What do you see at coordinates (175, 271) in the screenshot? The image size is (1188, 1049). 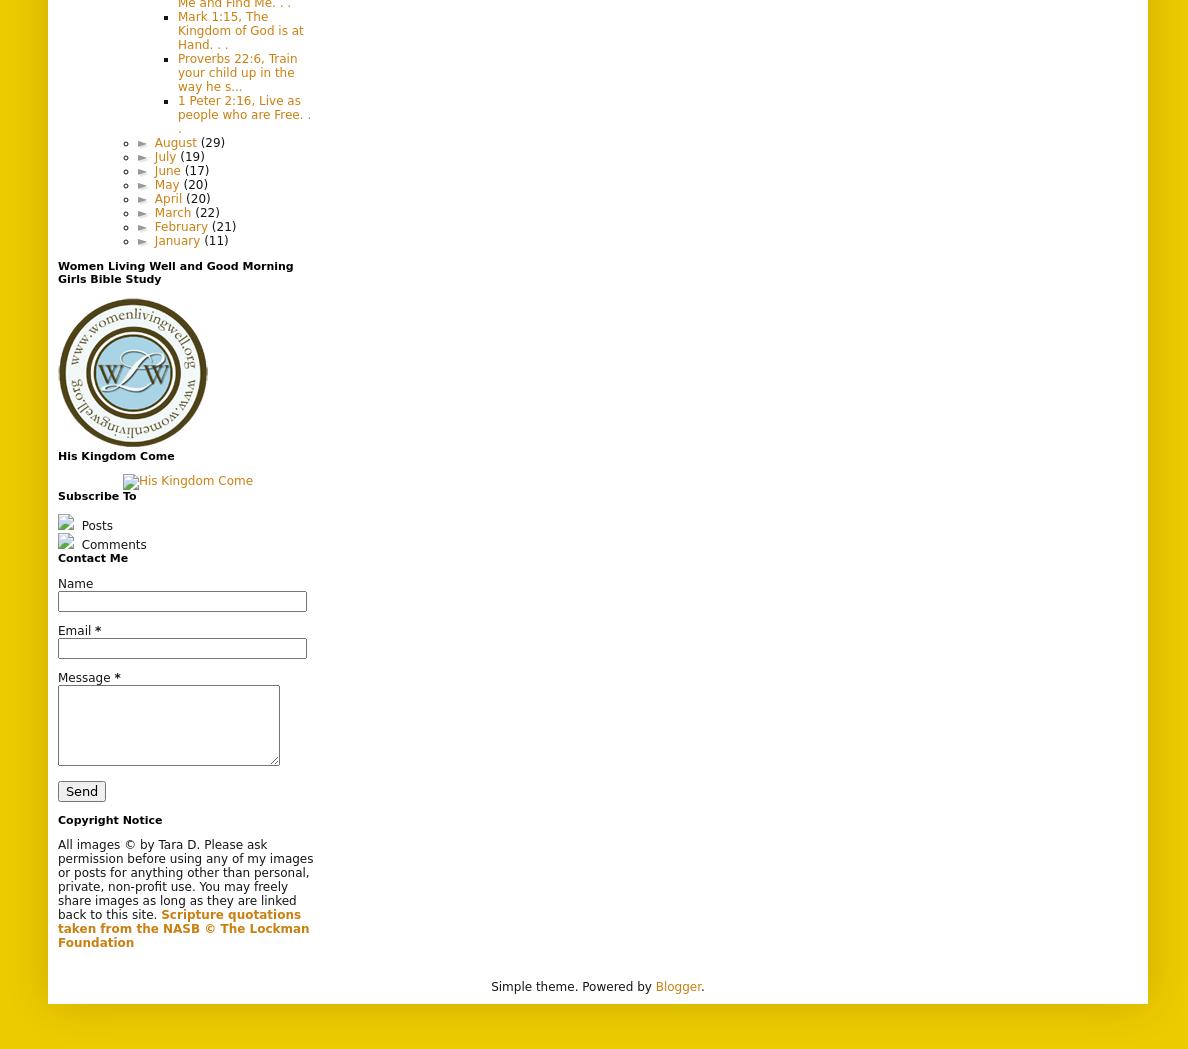 I see `'Women Living Well and Good Morning Girls Bible Study'` at bounding box center [175, 271].